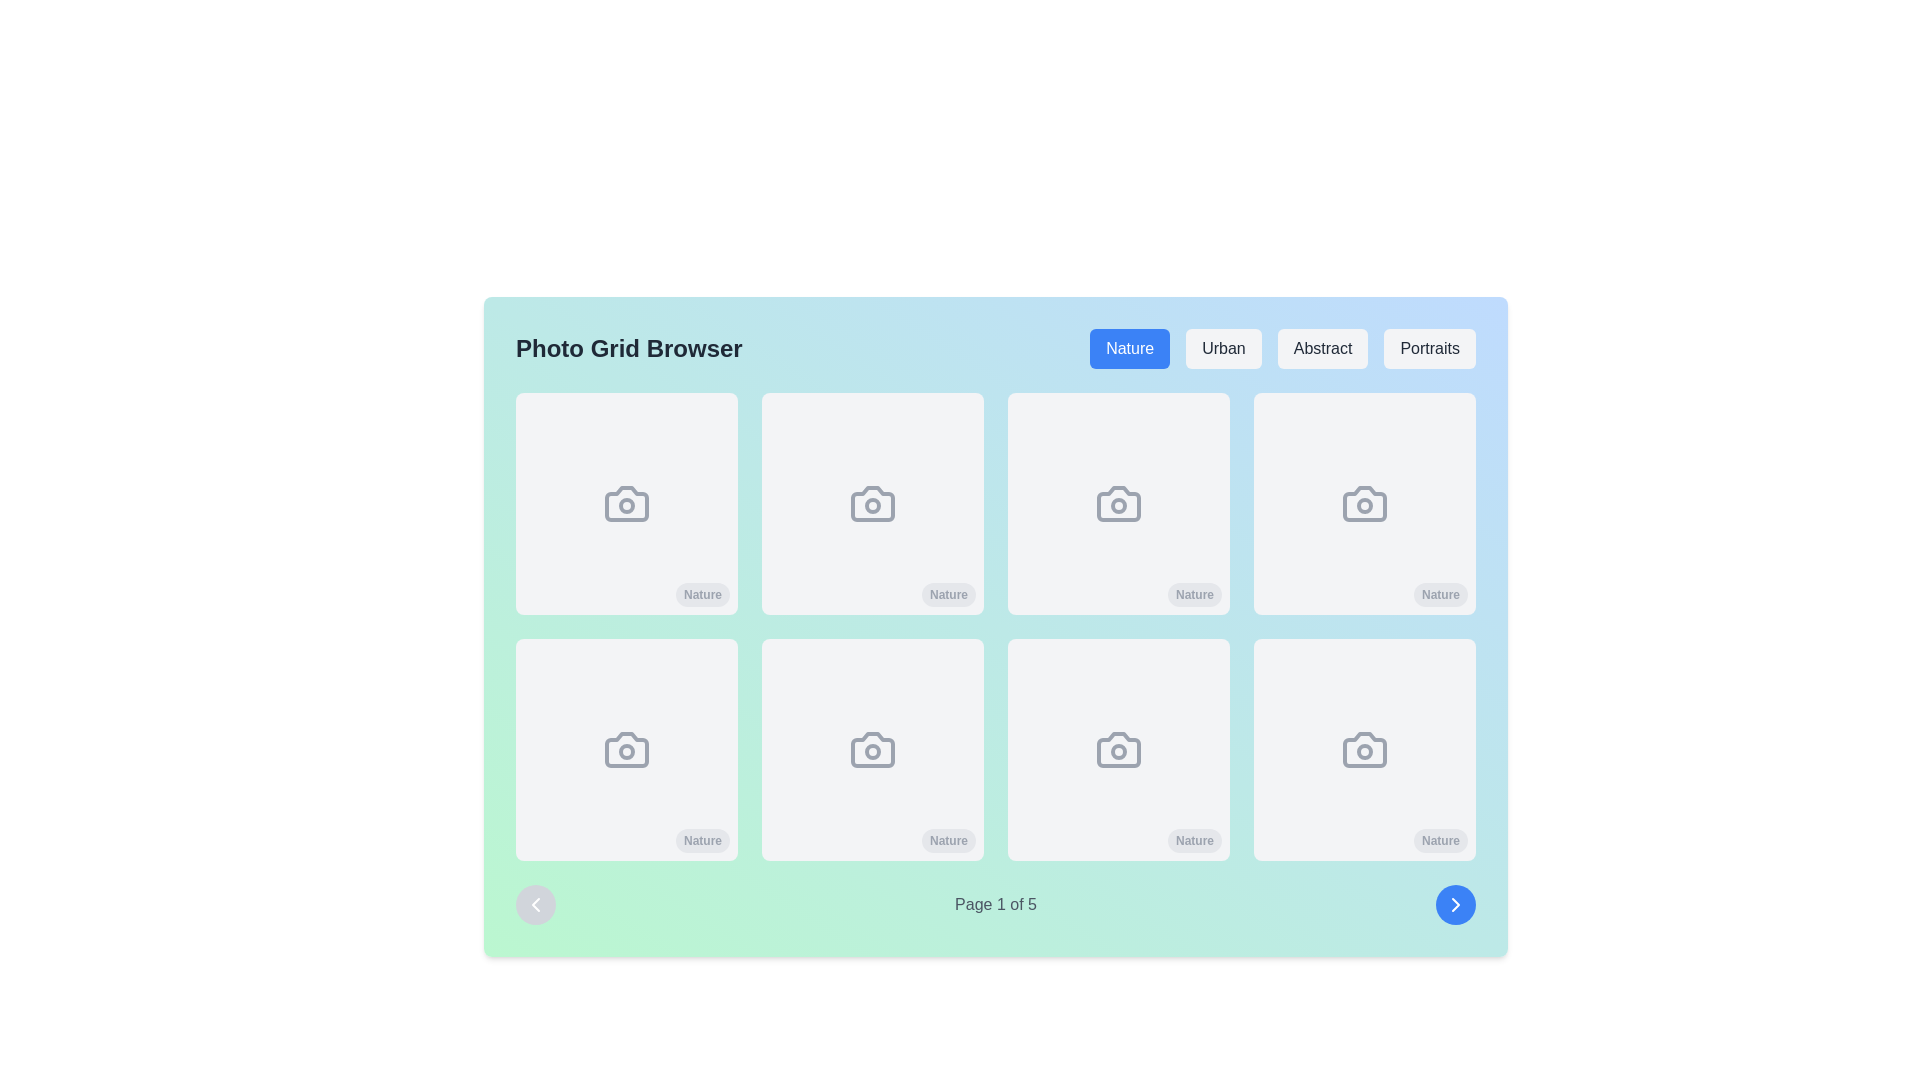  I want to click on the 'Page 1 of 5' label located at the bottom-center of the navigation panel, which is displayed in gray font, so click(996, 905).